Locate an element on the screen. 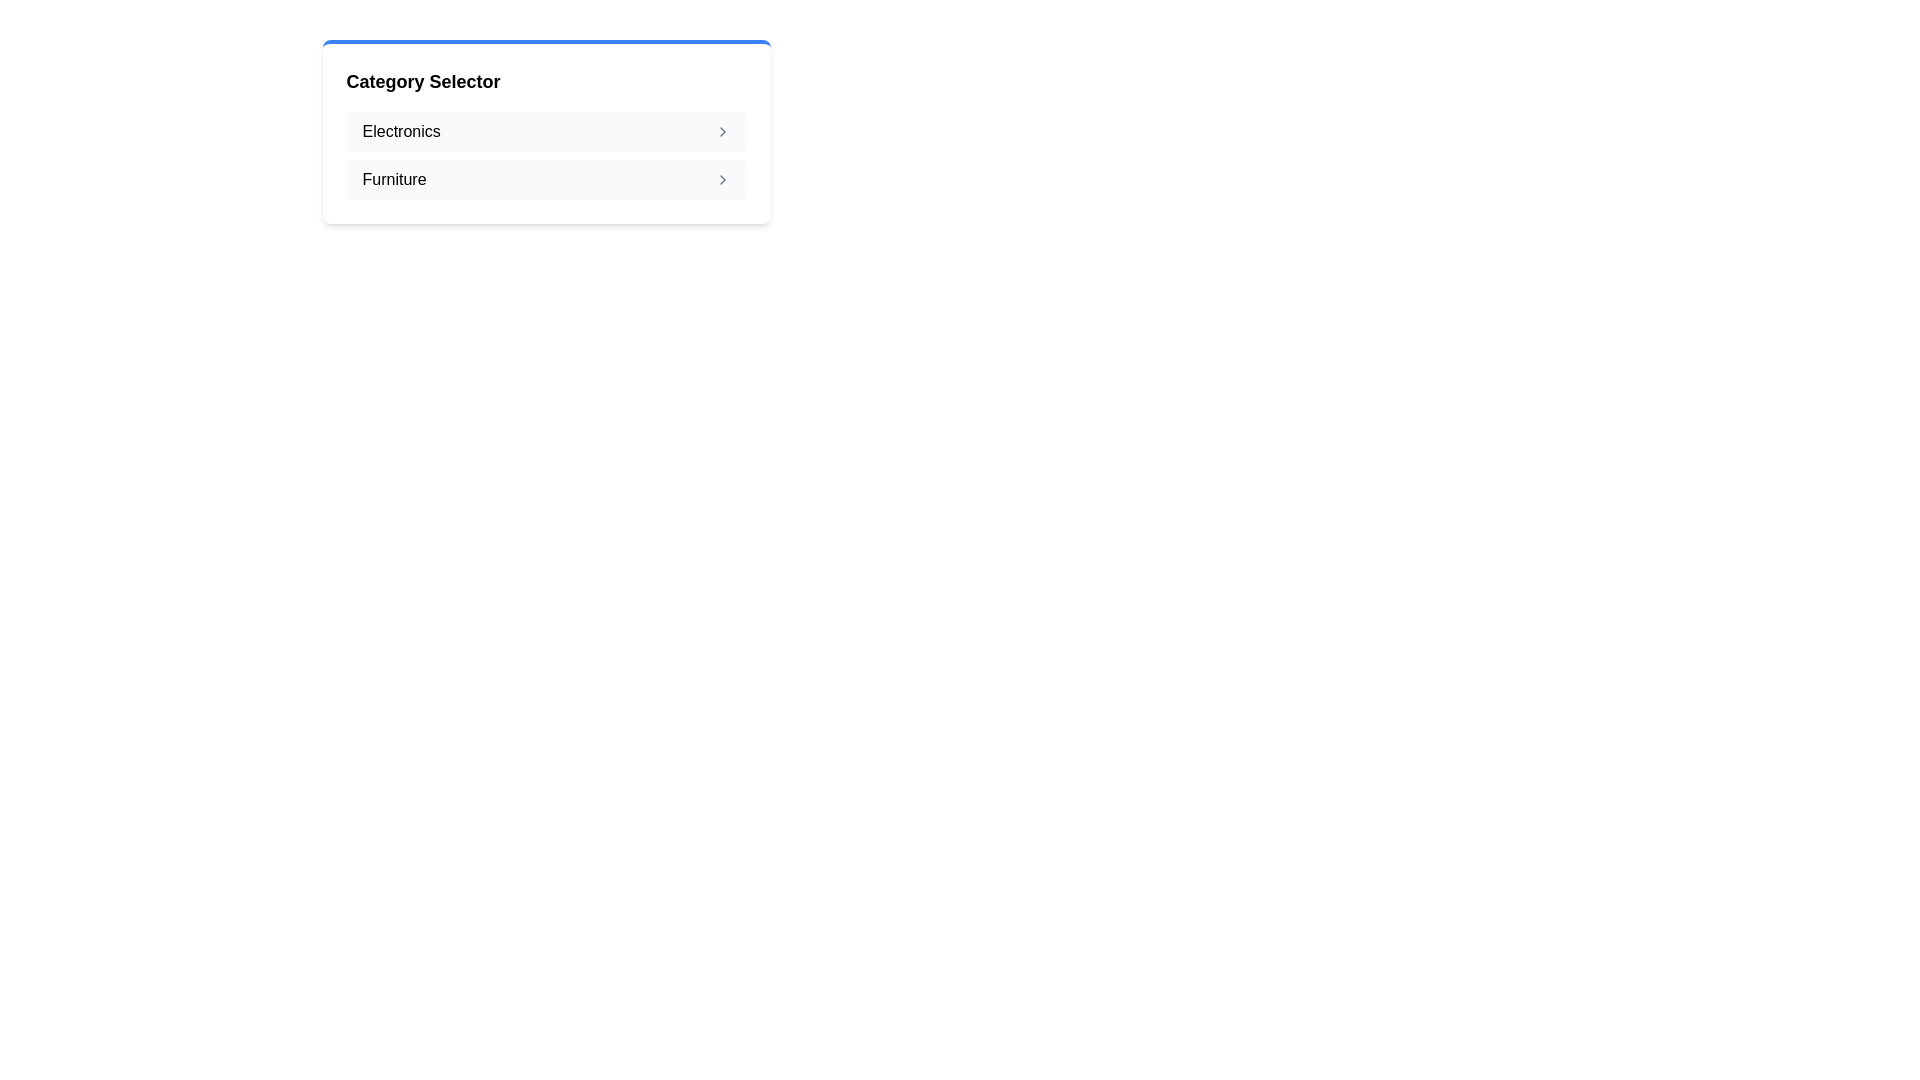 The height and width of the screenshot is (1080, 1920). the chevron icon located at the right end of the 'Electronics' row in the modal for accessibility purposes is located at coordinates (721, 131).